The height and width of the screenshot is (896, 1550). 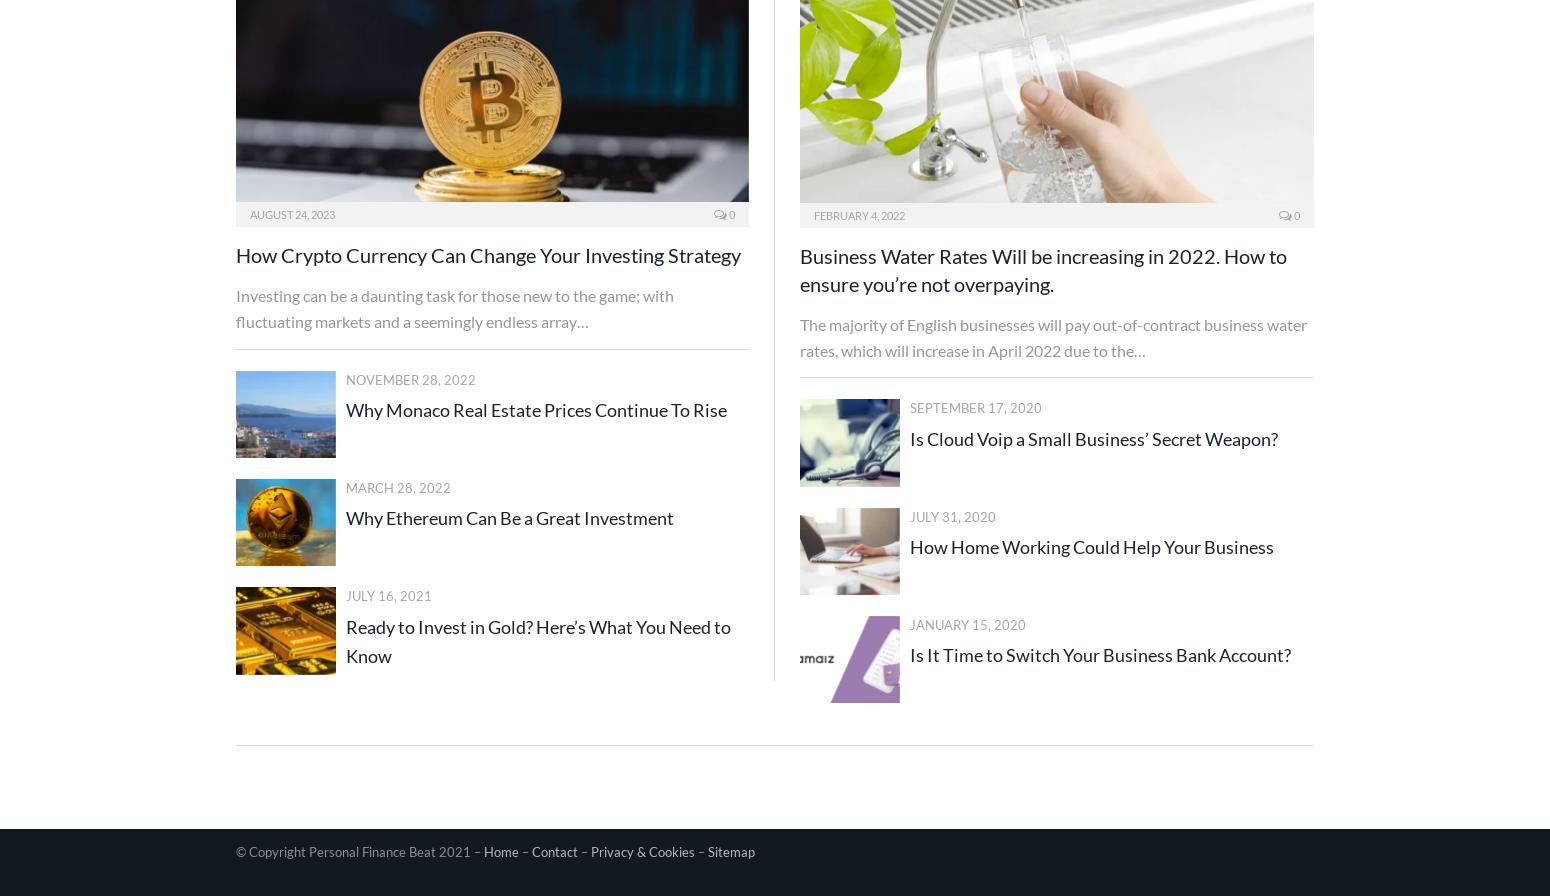 What do you see at coordinates (487, 255) in the screenshot?
I see `'How Crypto Currency Can Change Your Investing Strategy'` at bounding box center [487, 255].